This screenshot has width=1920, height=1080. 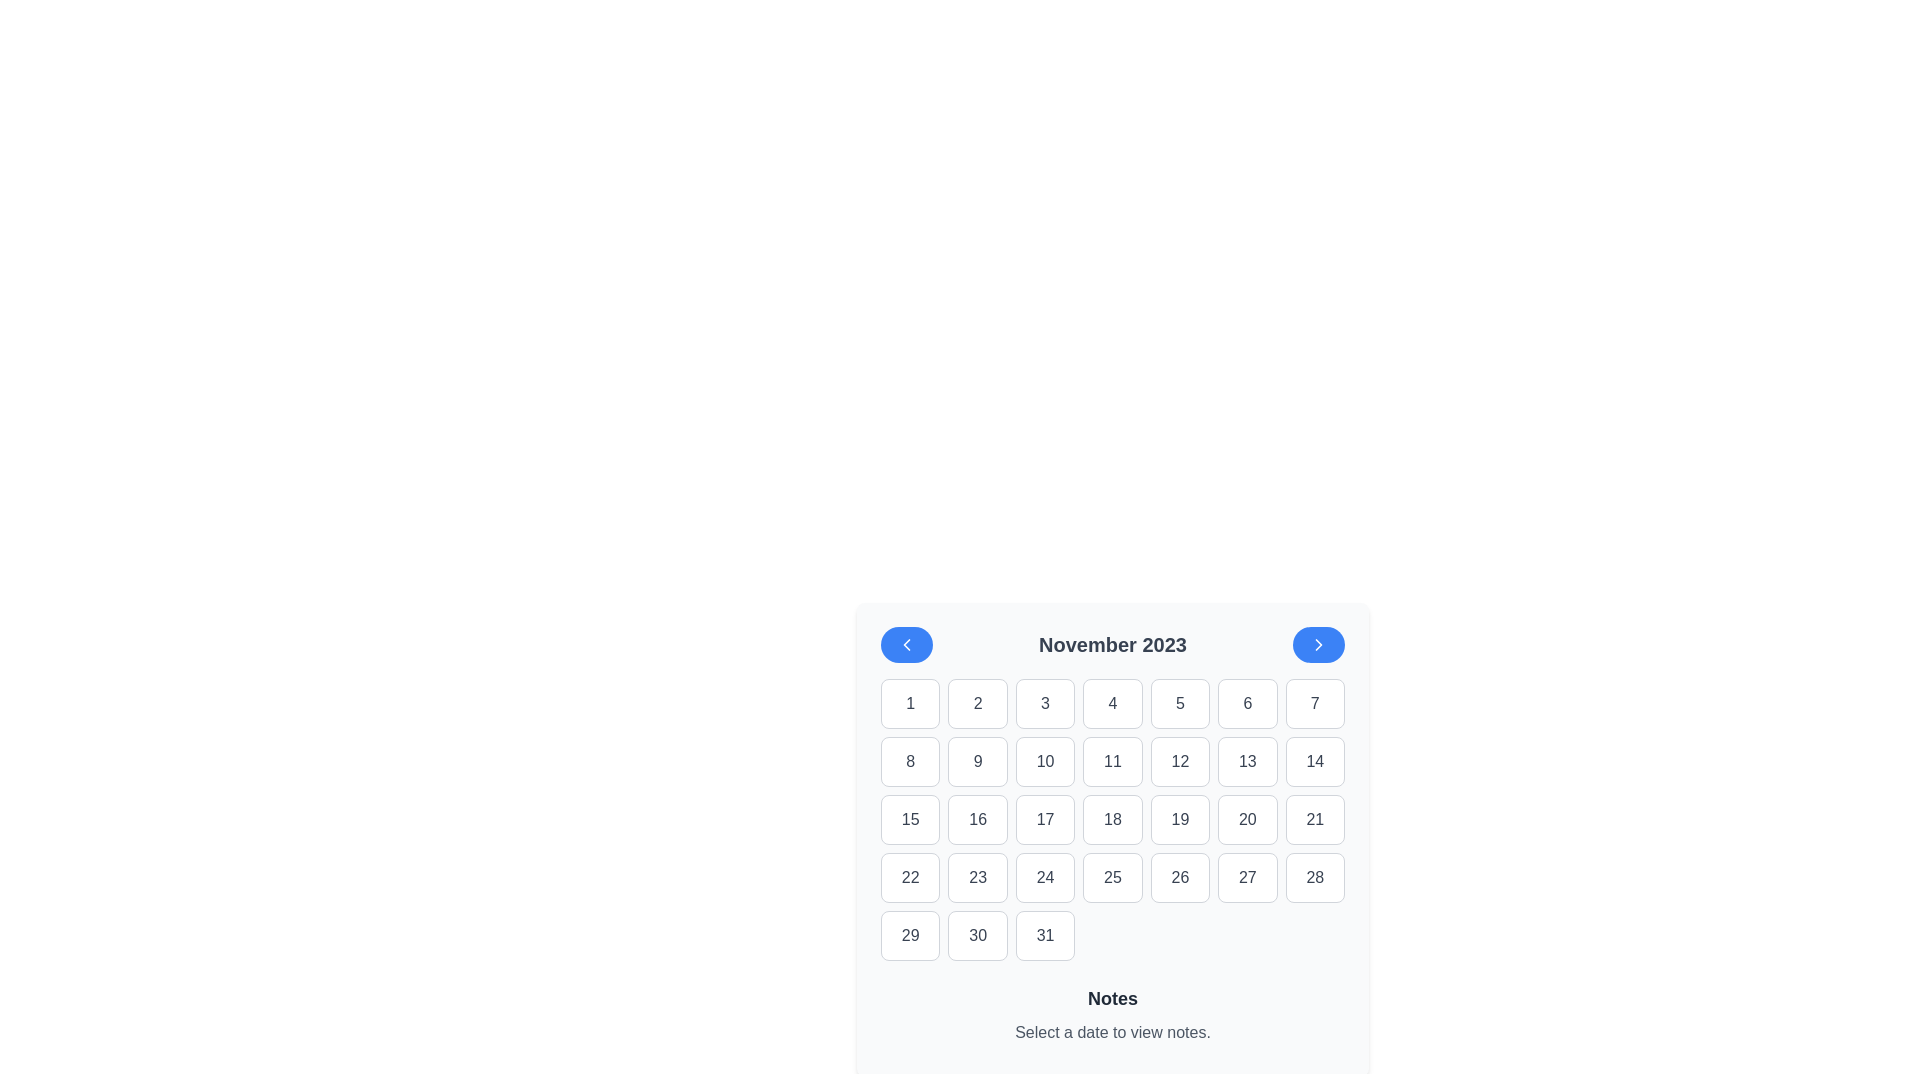 I want to click on the button with the number '29', which has a white background, soft rounded corners, and dark gray text, positioned in the sixth row of a grid in the lower-left quadrant of the calendar interface, so click(x=909, y=936).